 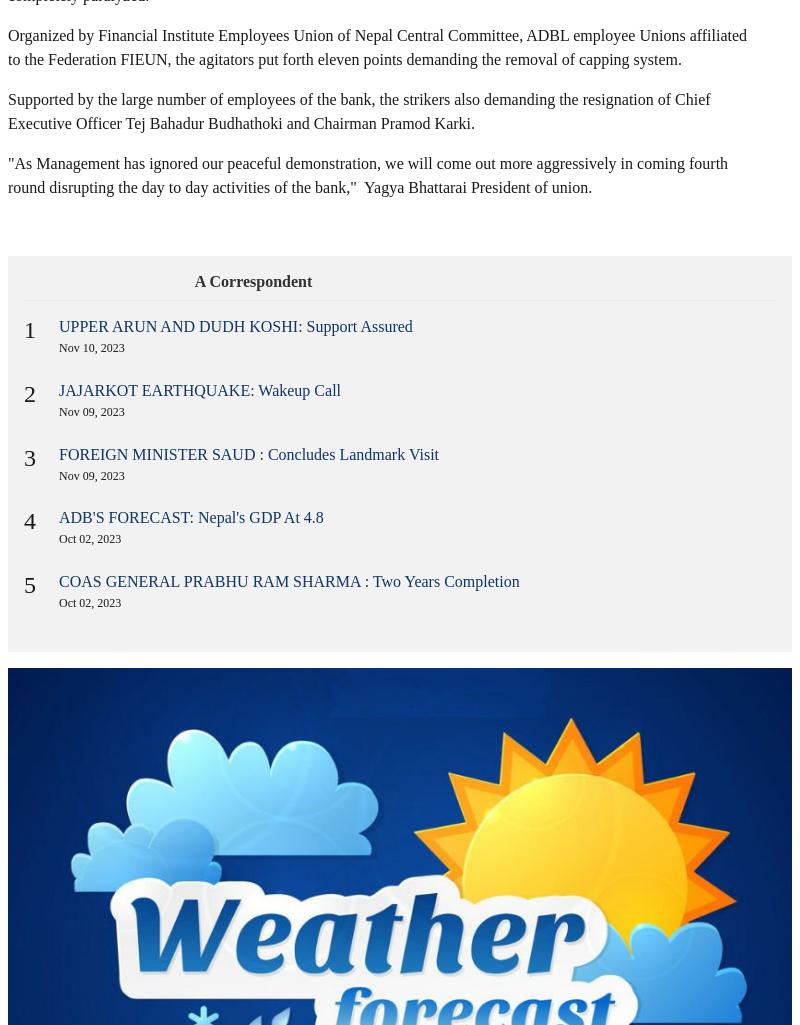 What do you see at coordinates (8, 174) in the screenshot?
I see `'"As Management has ignored our peaceful demonstration, we will come out more aggressively in coming fourth round disrupting the day to day activities of the bank,"  Yagya Bhattarai President of union.'` at bounding box center [8, 174].